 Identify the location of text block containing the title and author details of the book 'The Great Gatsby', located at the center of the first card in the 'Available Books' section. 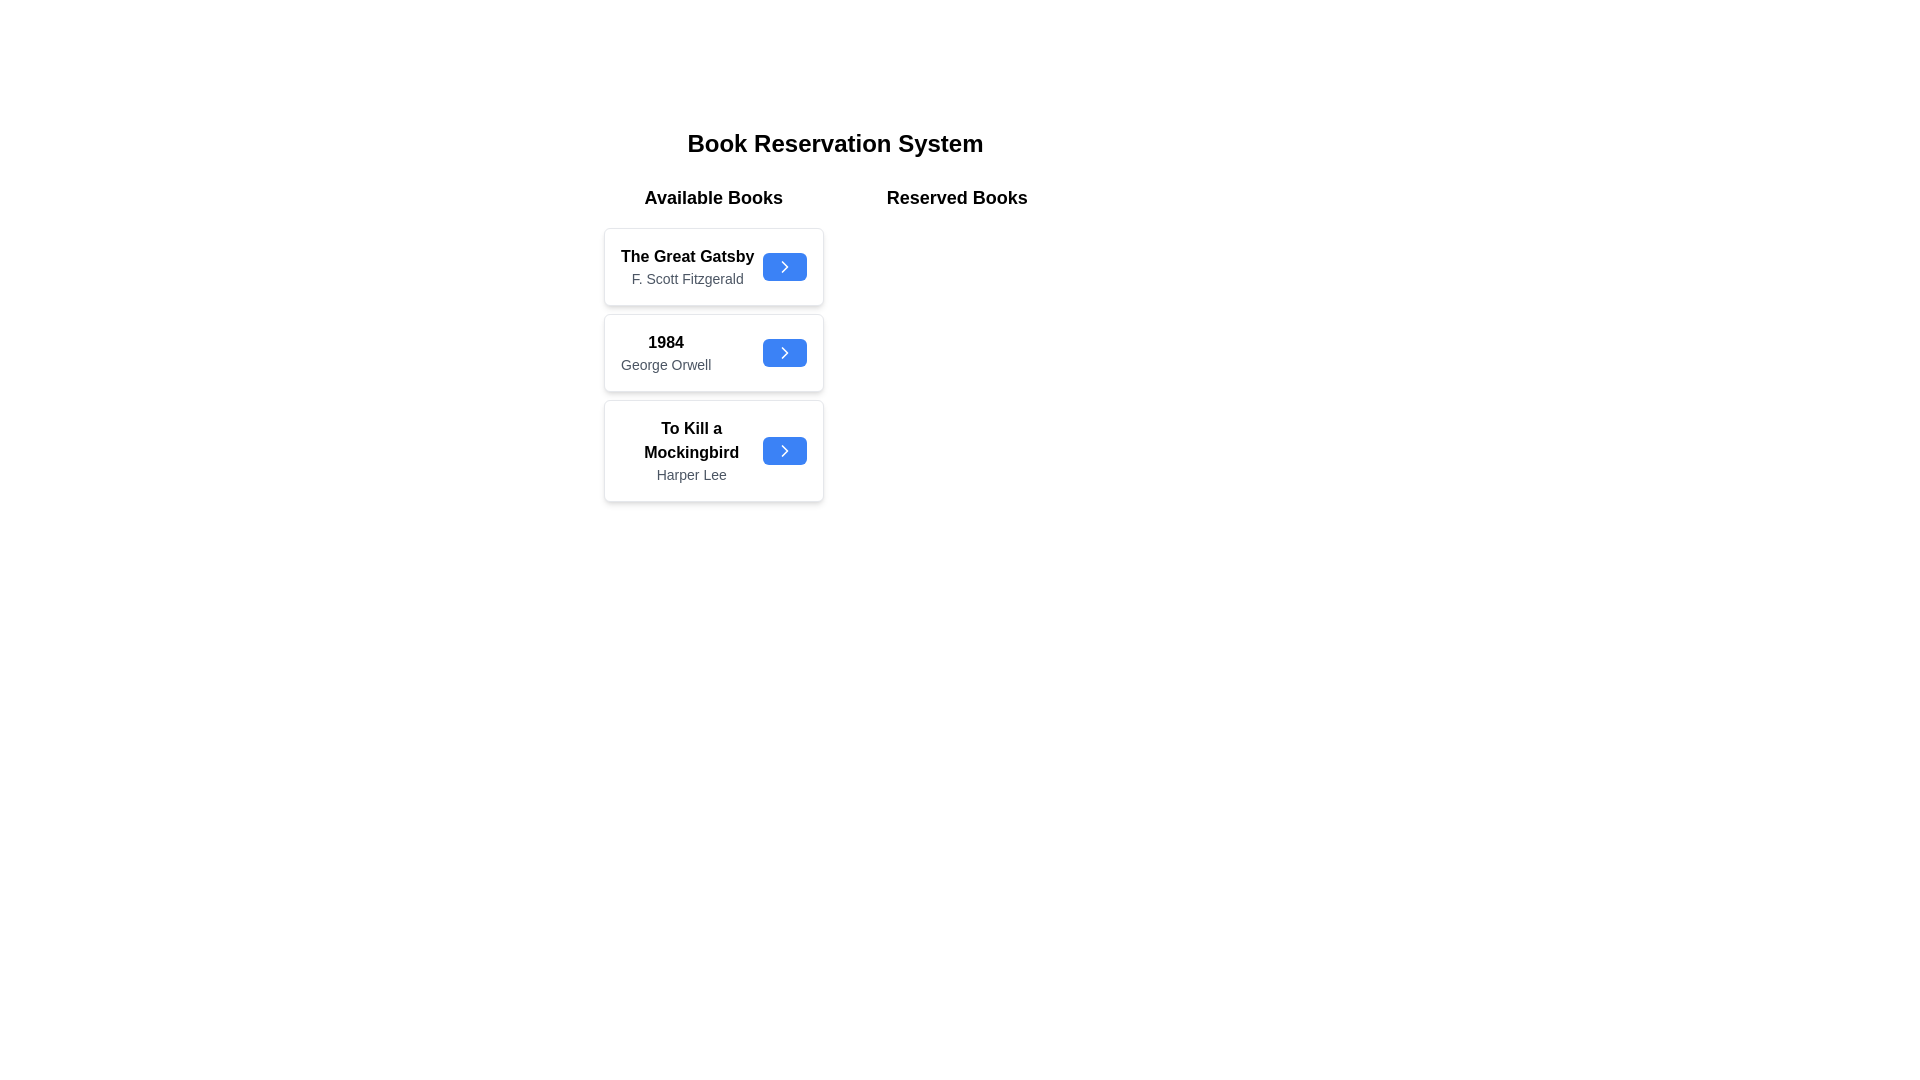
(687, 265).